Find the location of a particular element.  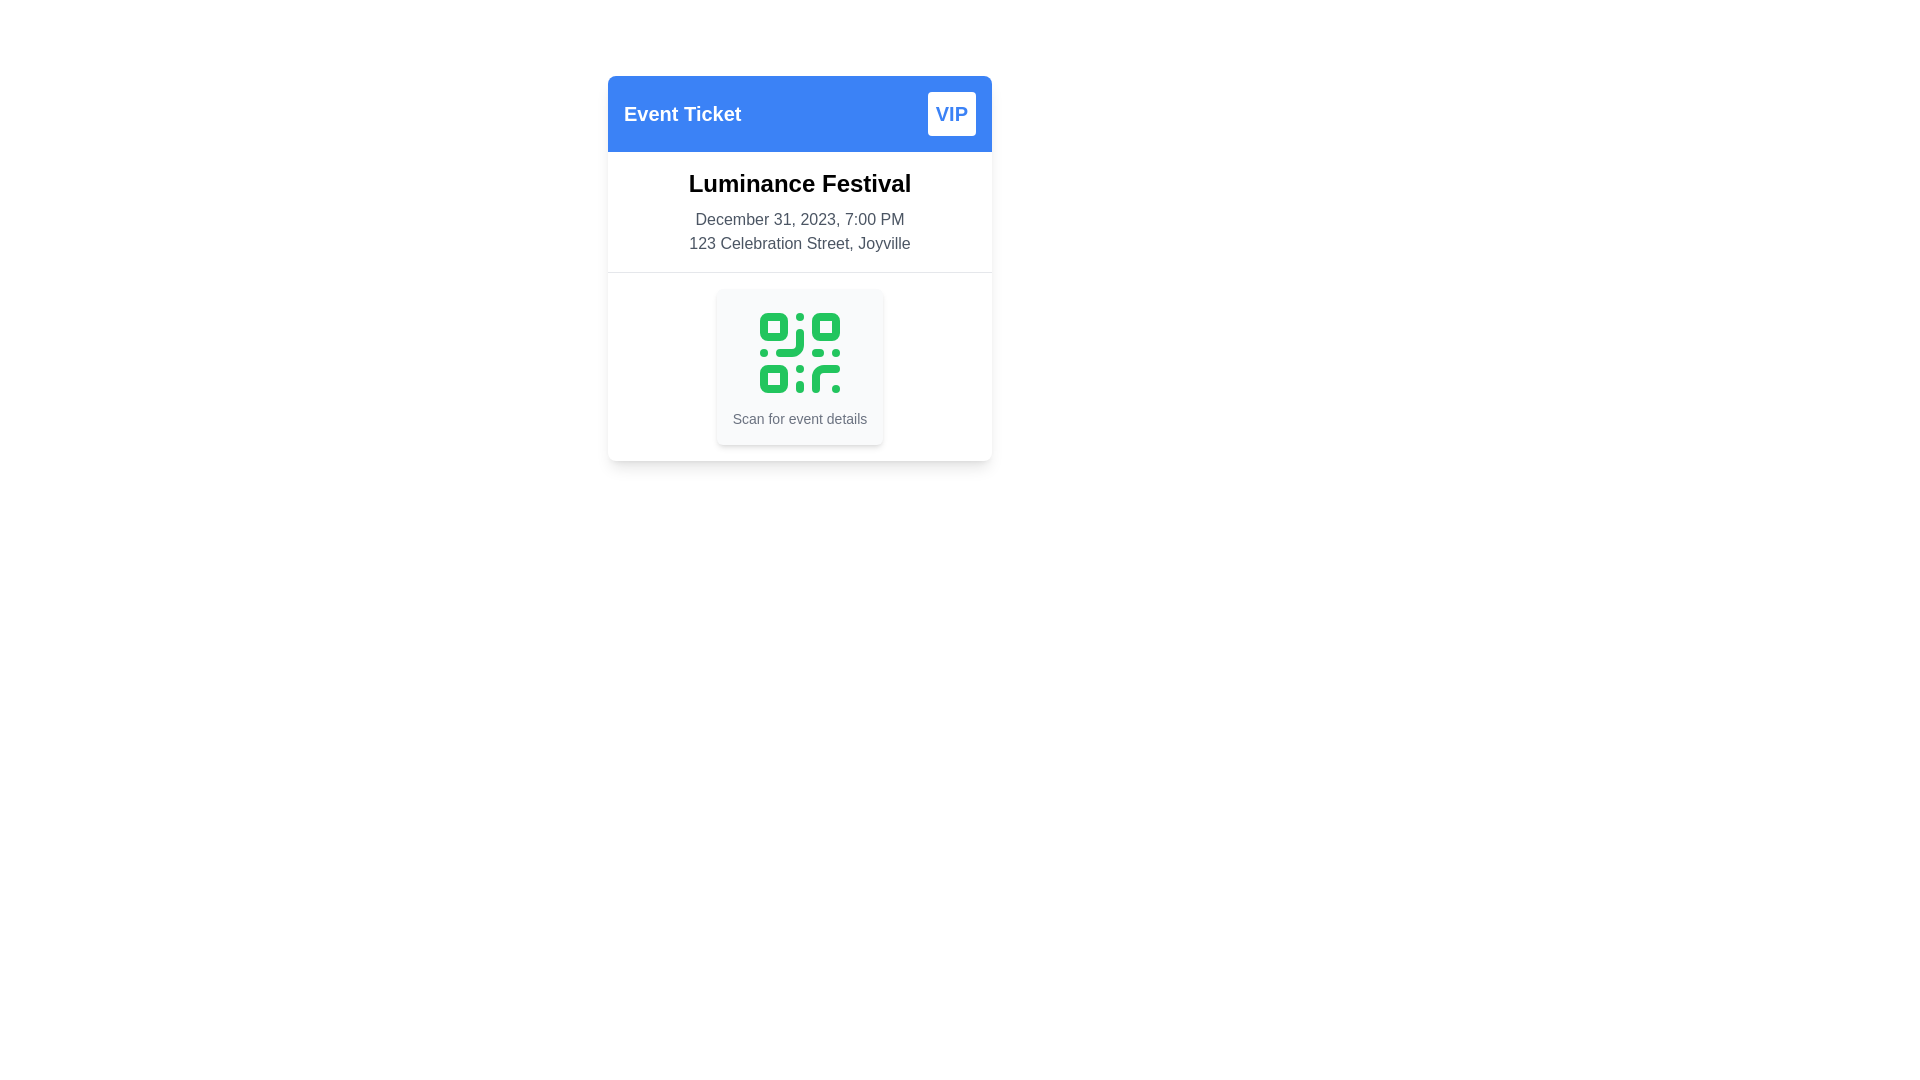

the top-left sub-square of the QR code icon in the central part of the card layout under the event details is located at coordinates (772, 326).